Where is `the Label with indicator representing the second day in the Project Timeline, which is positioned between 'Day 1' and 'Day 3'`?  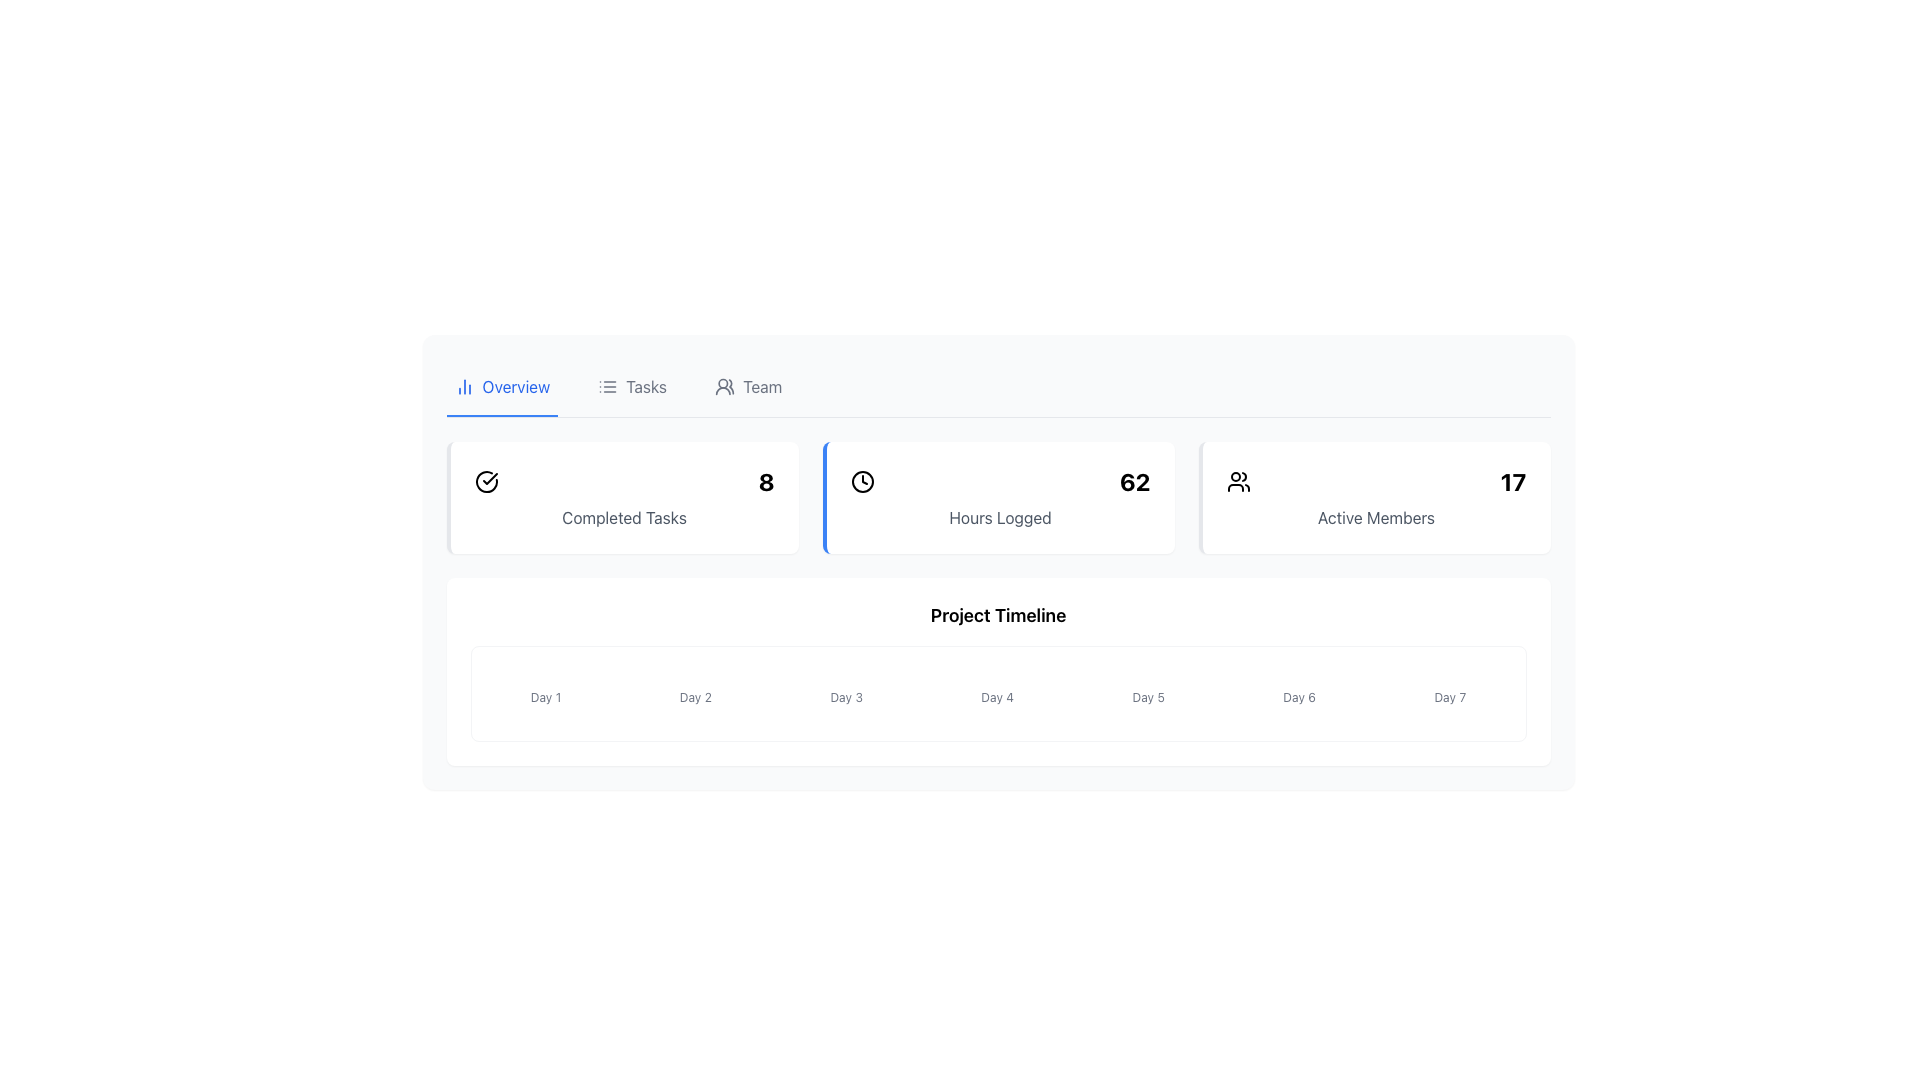
the Label with indicator representing the second day in the Project Timeline, which is positioned between 'Day 1' and 'Day 3' is located at coordinates (695, 693).